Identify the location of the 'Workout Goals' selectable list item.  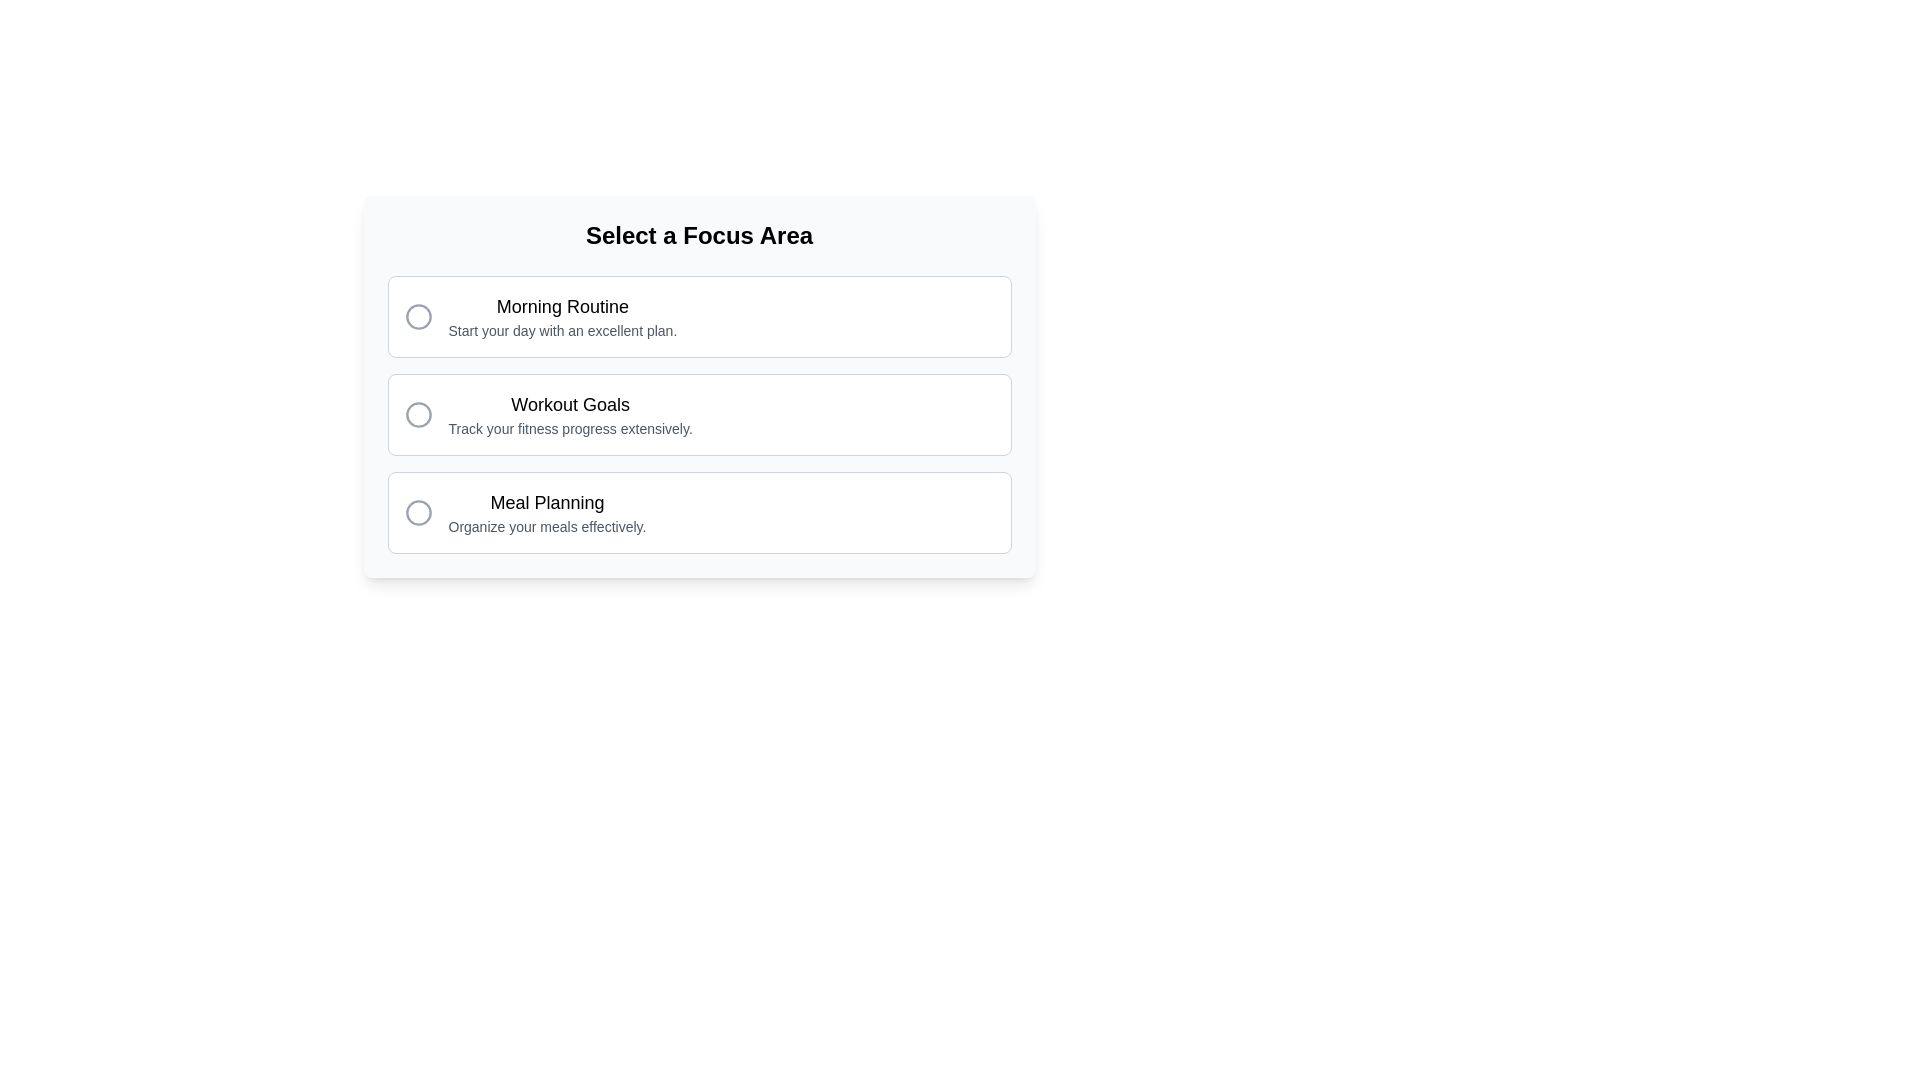
(699, 414).